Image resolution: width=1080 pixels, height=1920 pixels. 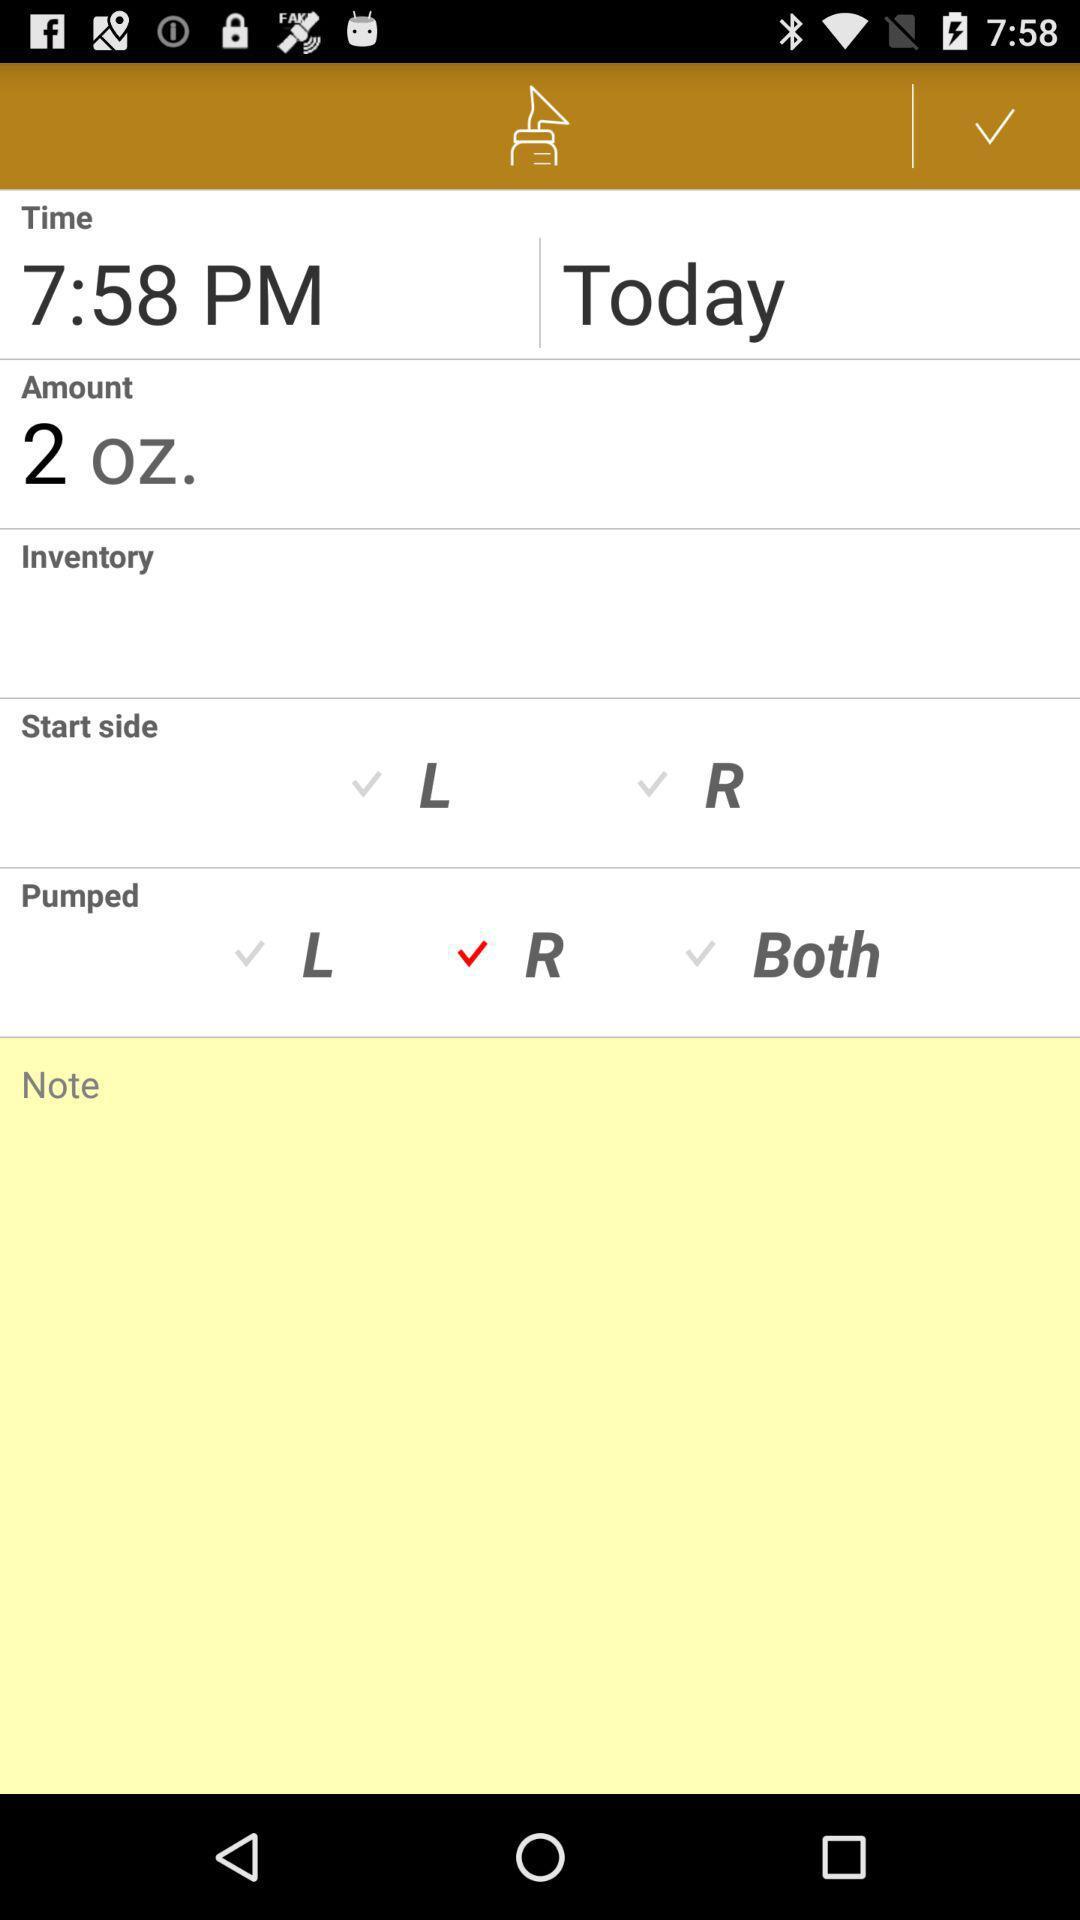 What do you see at coordinates (540, 1388) in the screenshot?
I see `note area` at bounding box center [540, 1388].